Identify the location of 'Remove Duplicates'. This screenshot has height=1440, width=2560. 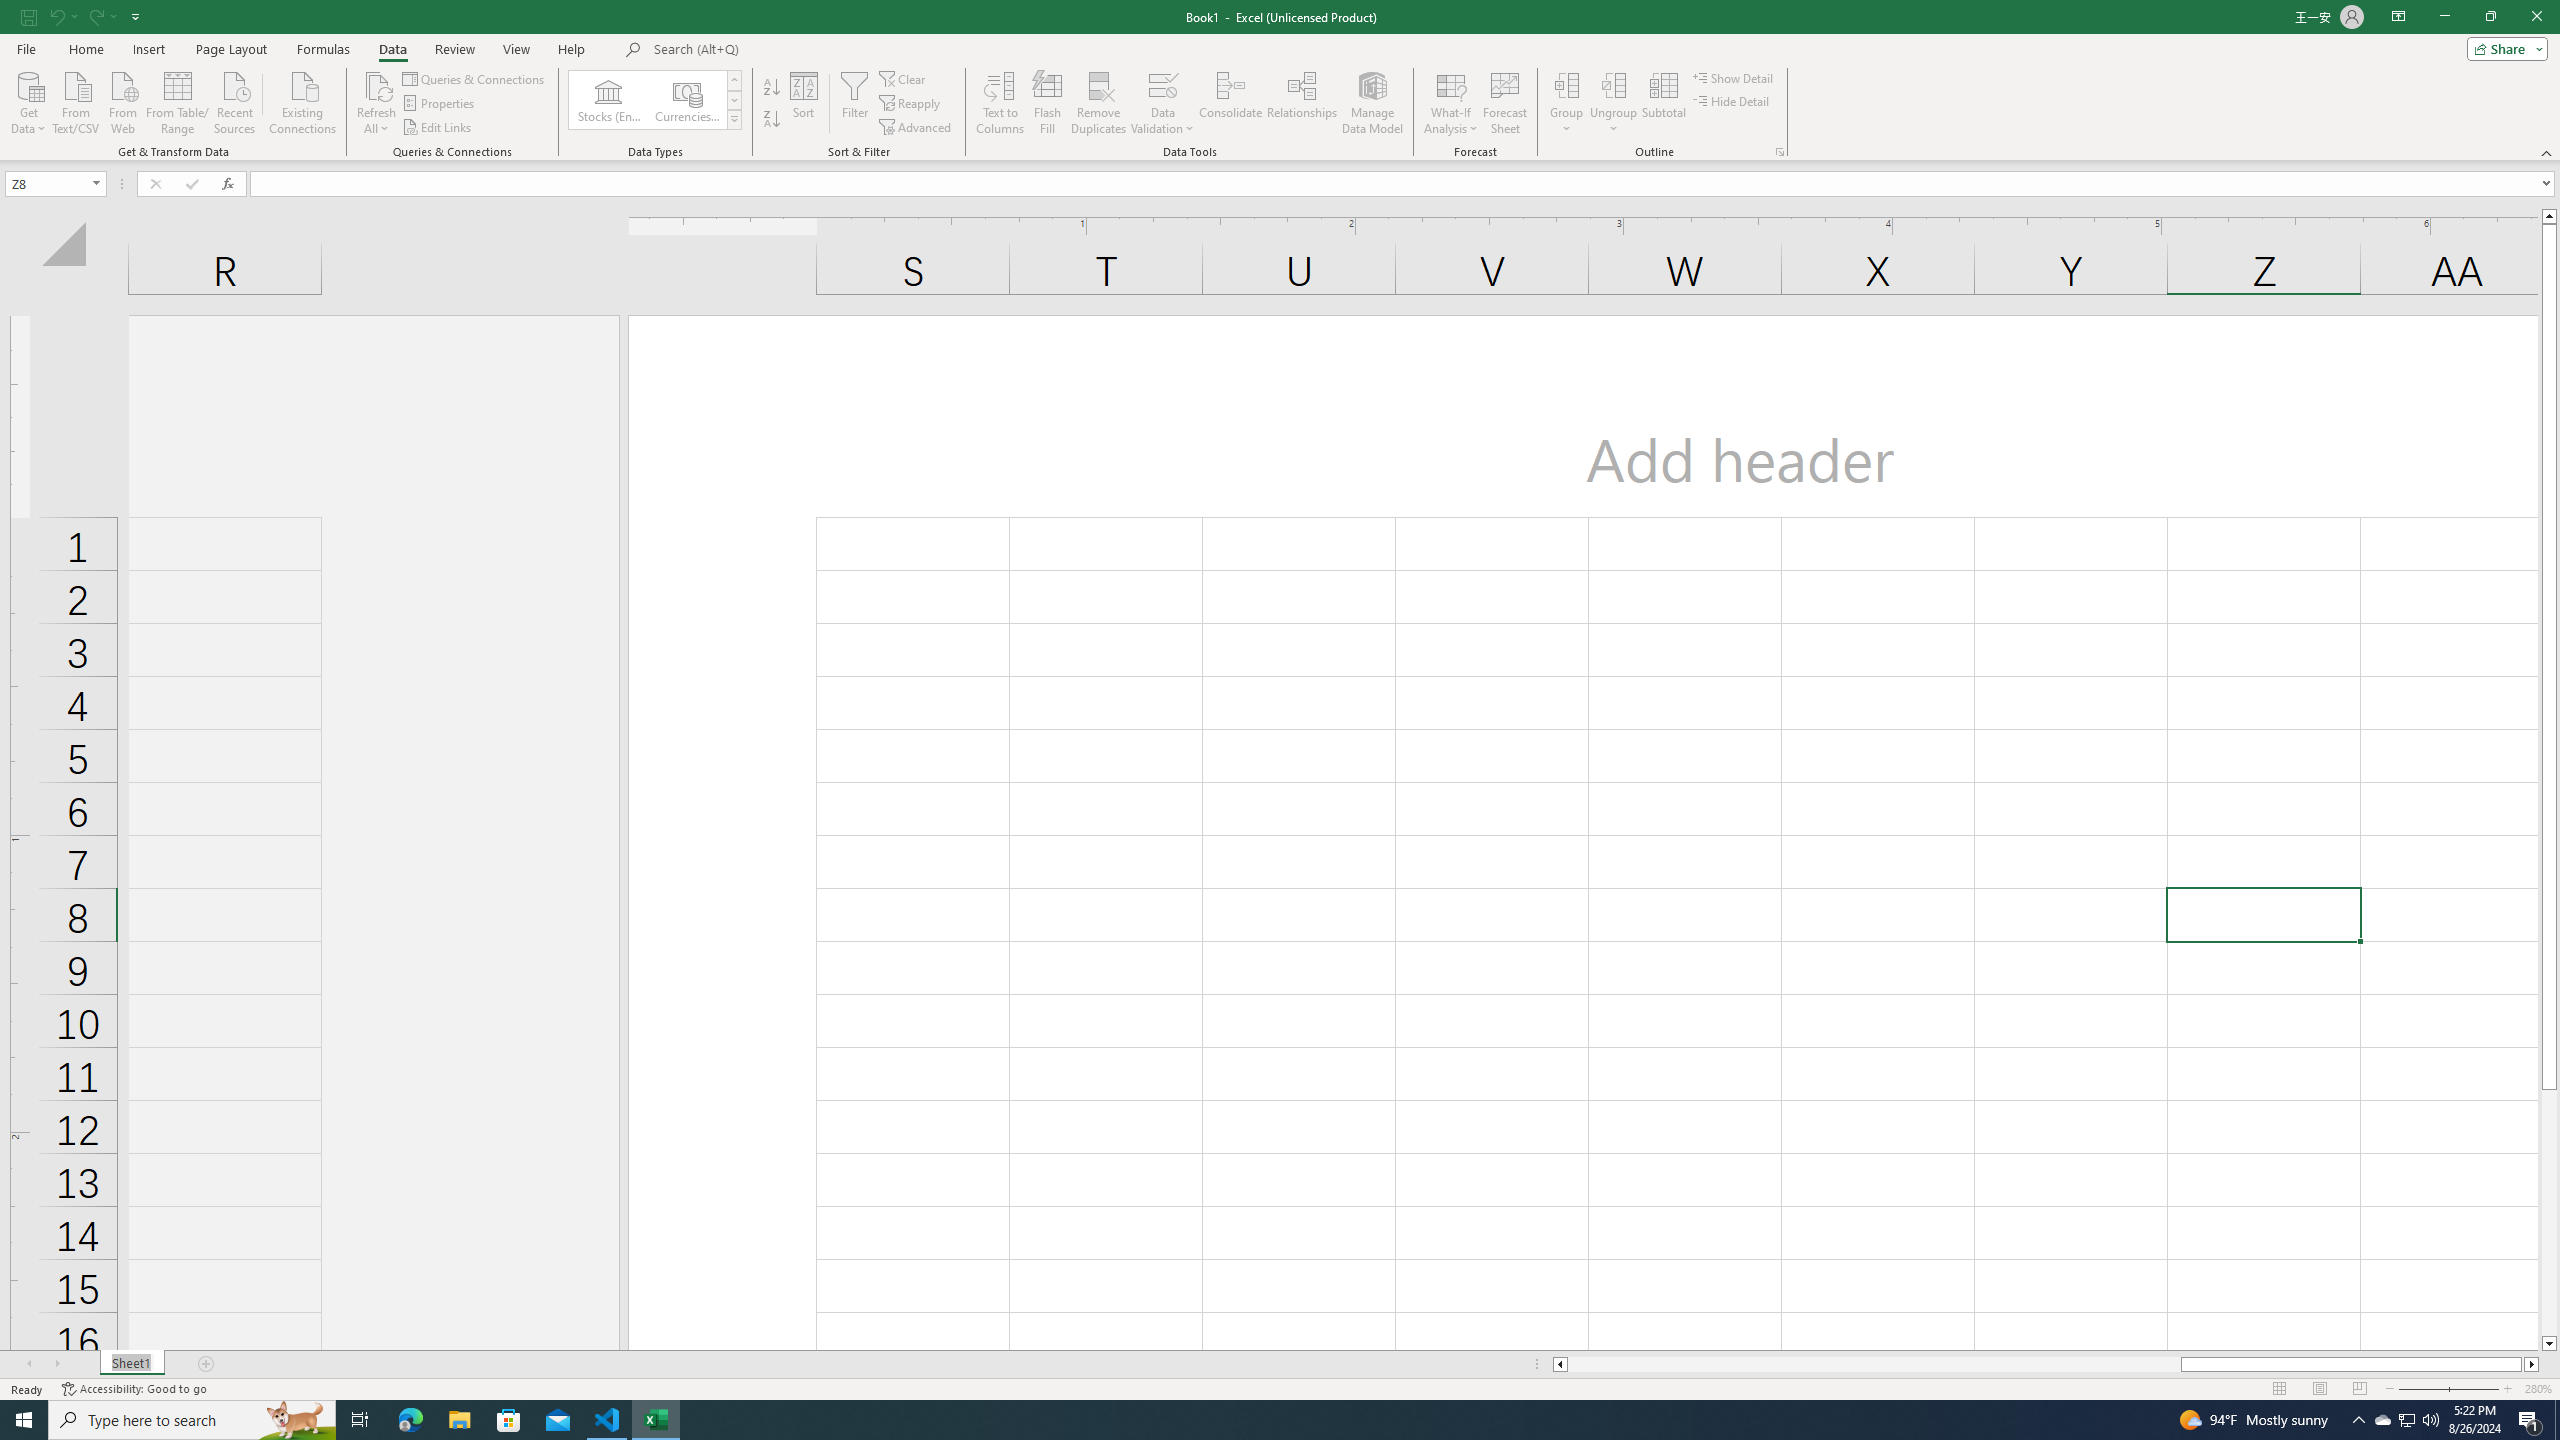
(1098, 103).